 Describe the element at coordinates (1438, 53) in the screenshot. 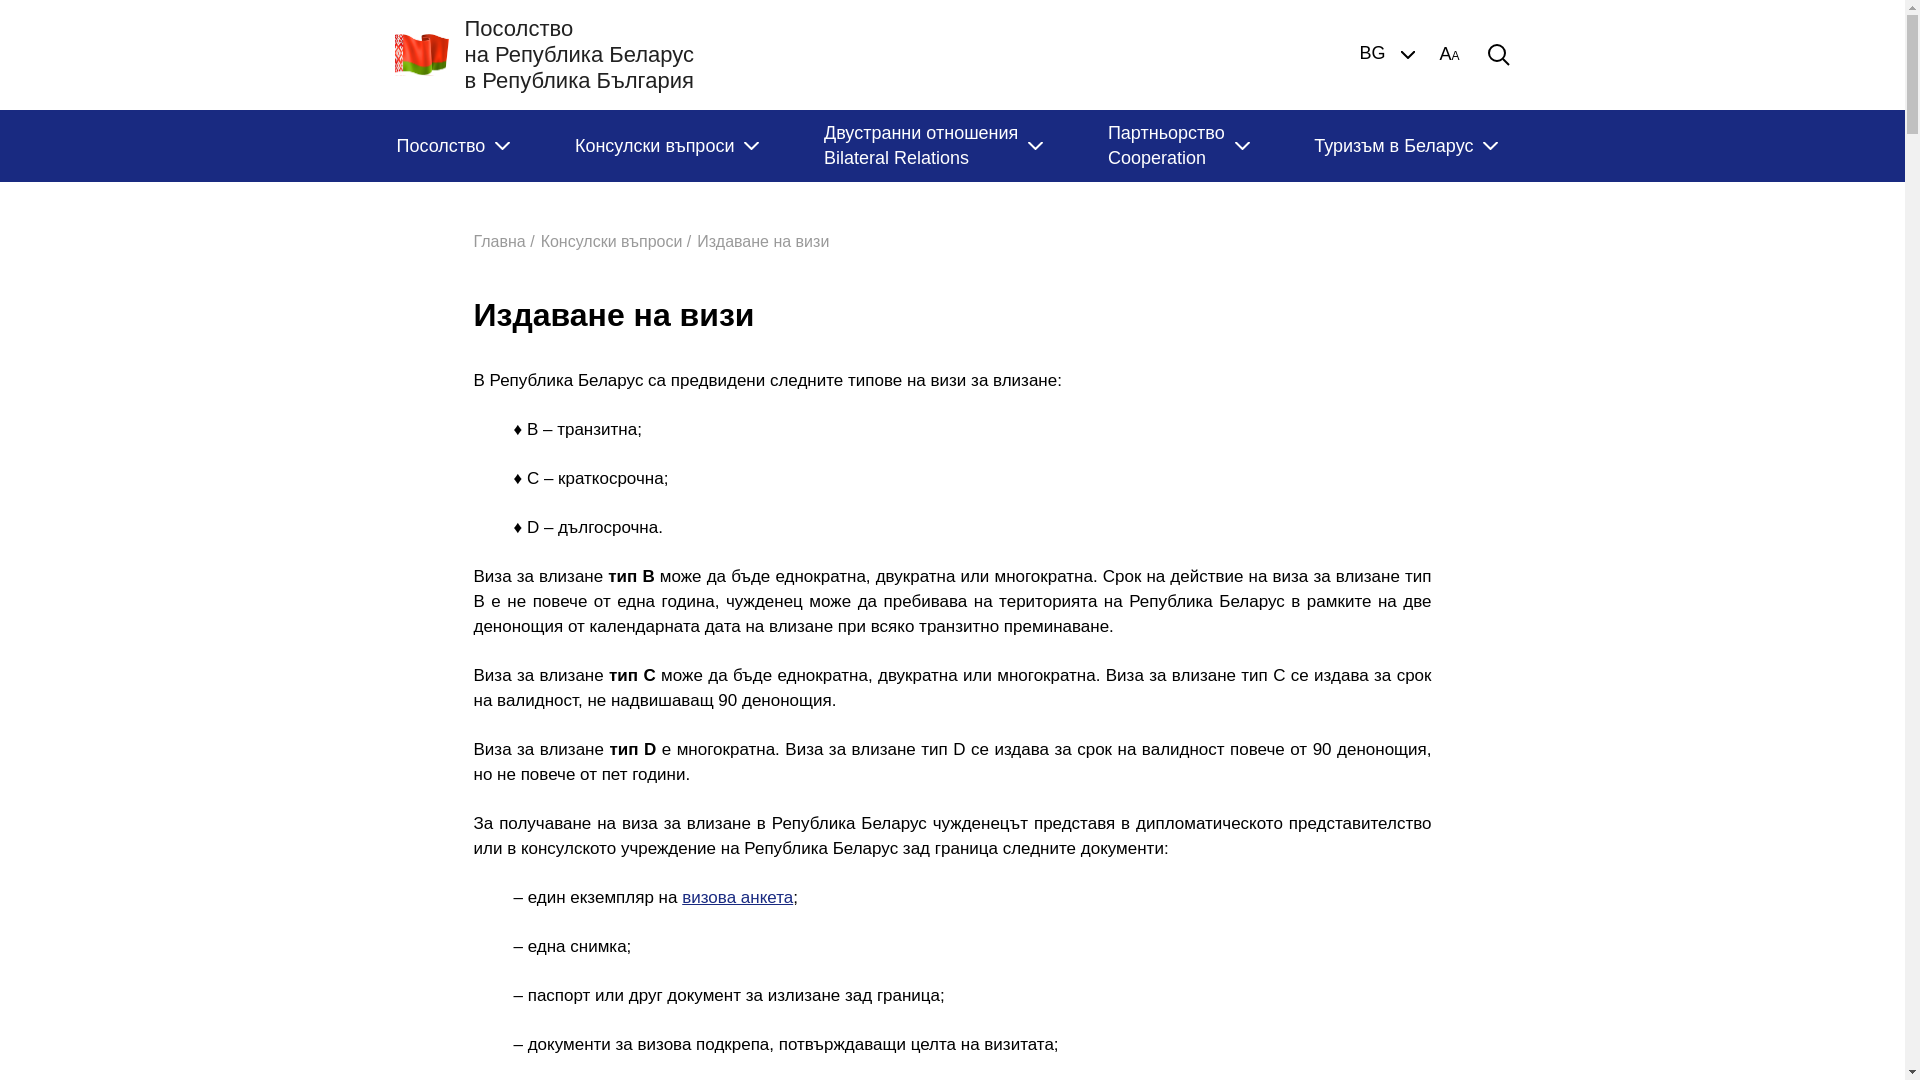

I see `'AA'` at that location.